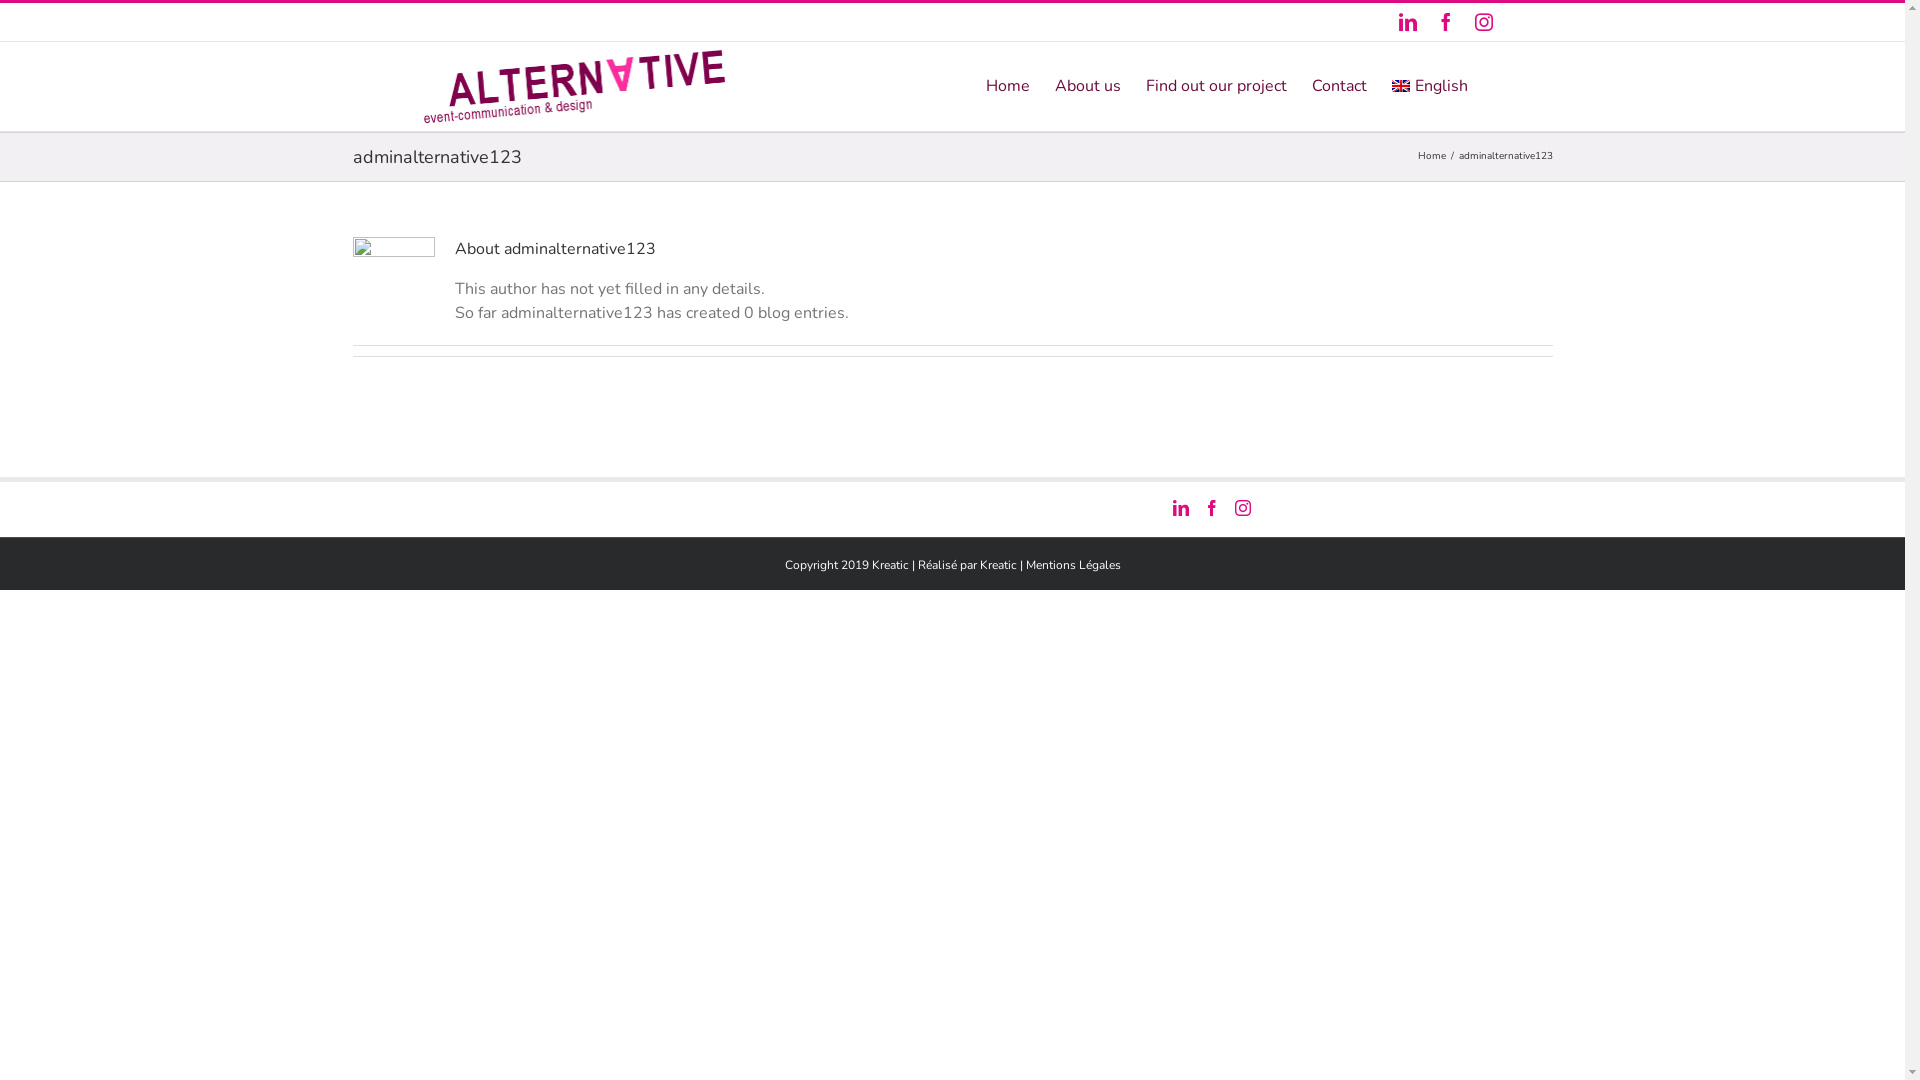  Describe the element at coordinates (1429, 83) in the screenshot. I see `'English'` at that location.